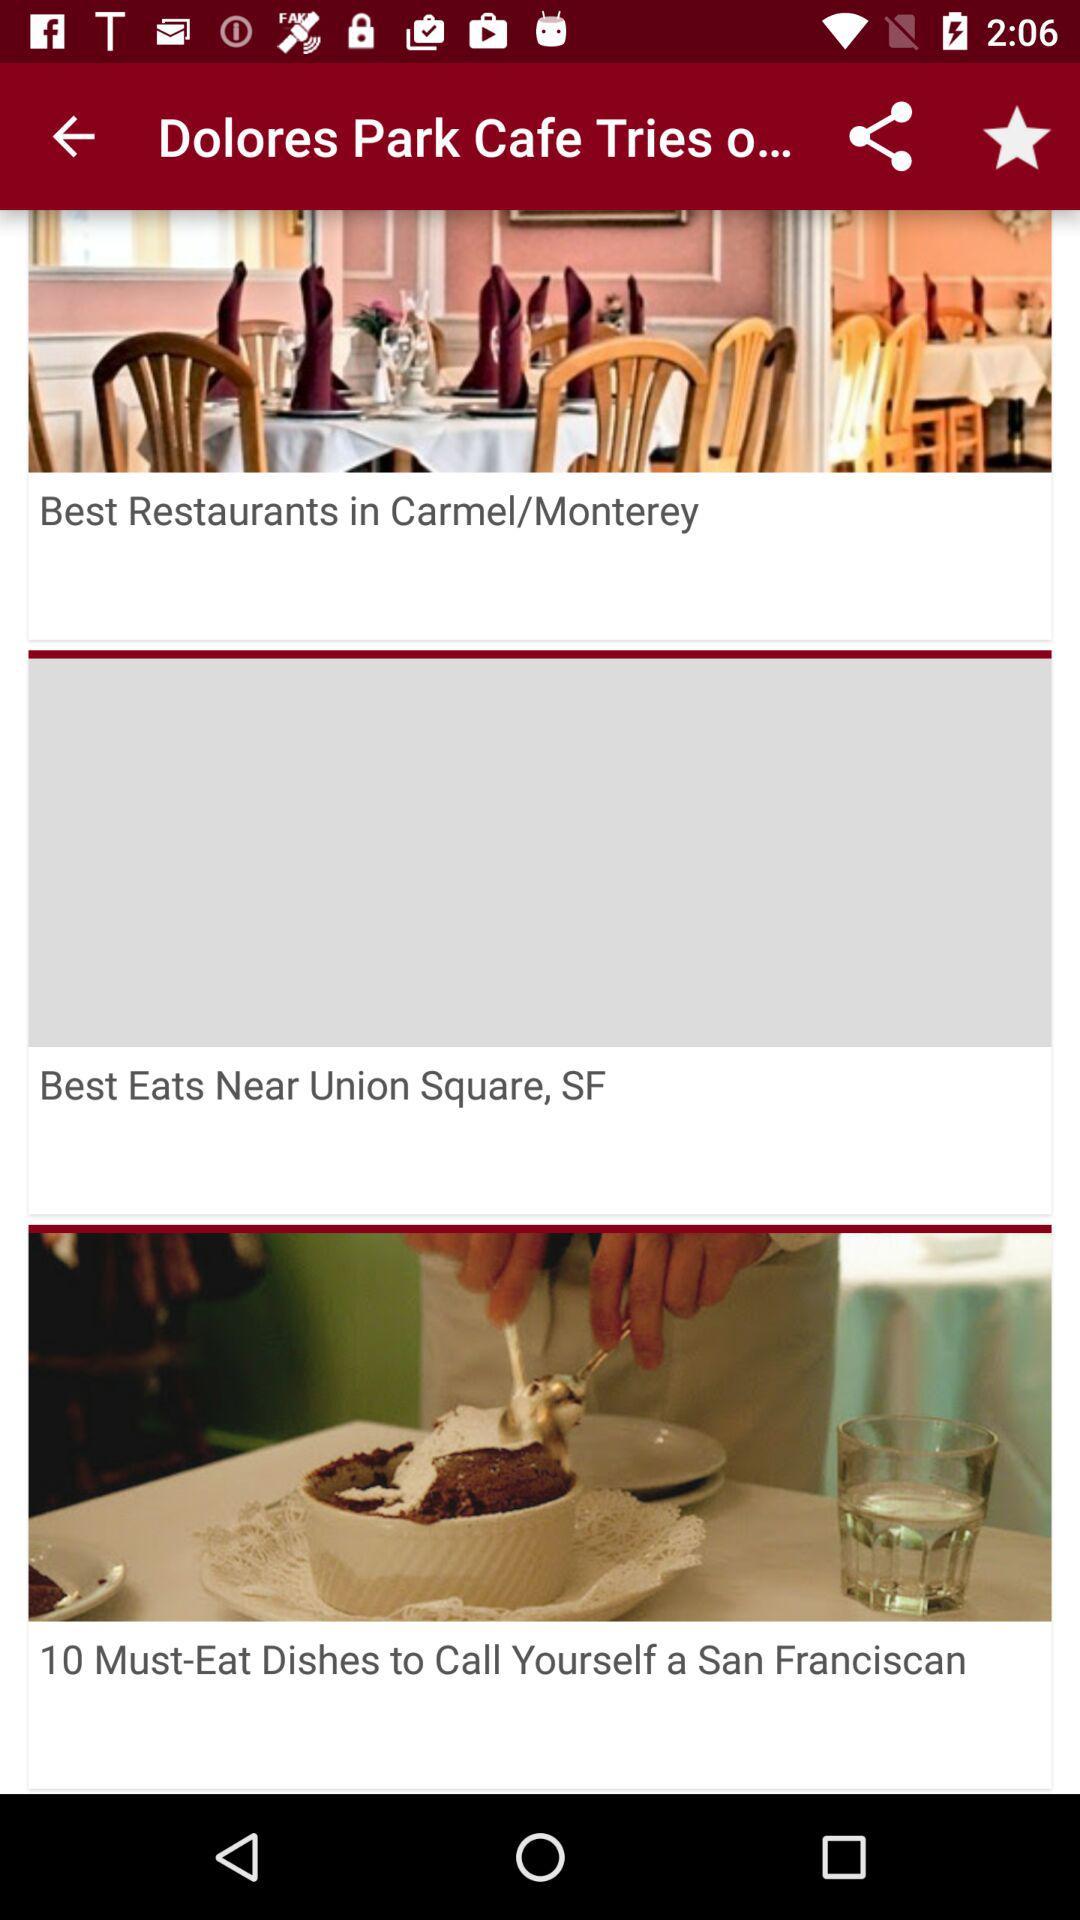 The image size is (1080, 1920). Describe the element at coordinates (540, 654) in the screenshot. I see `icon above best eats near item` at that location.